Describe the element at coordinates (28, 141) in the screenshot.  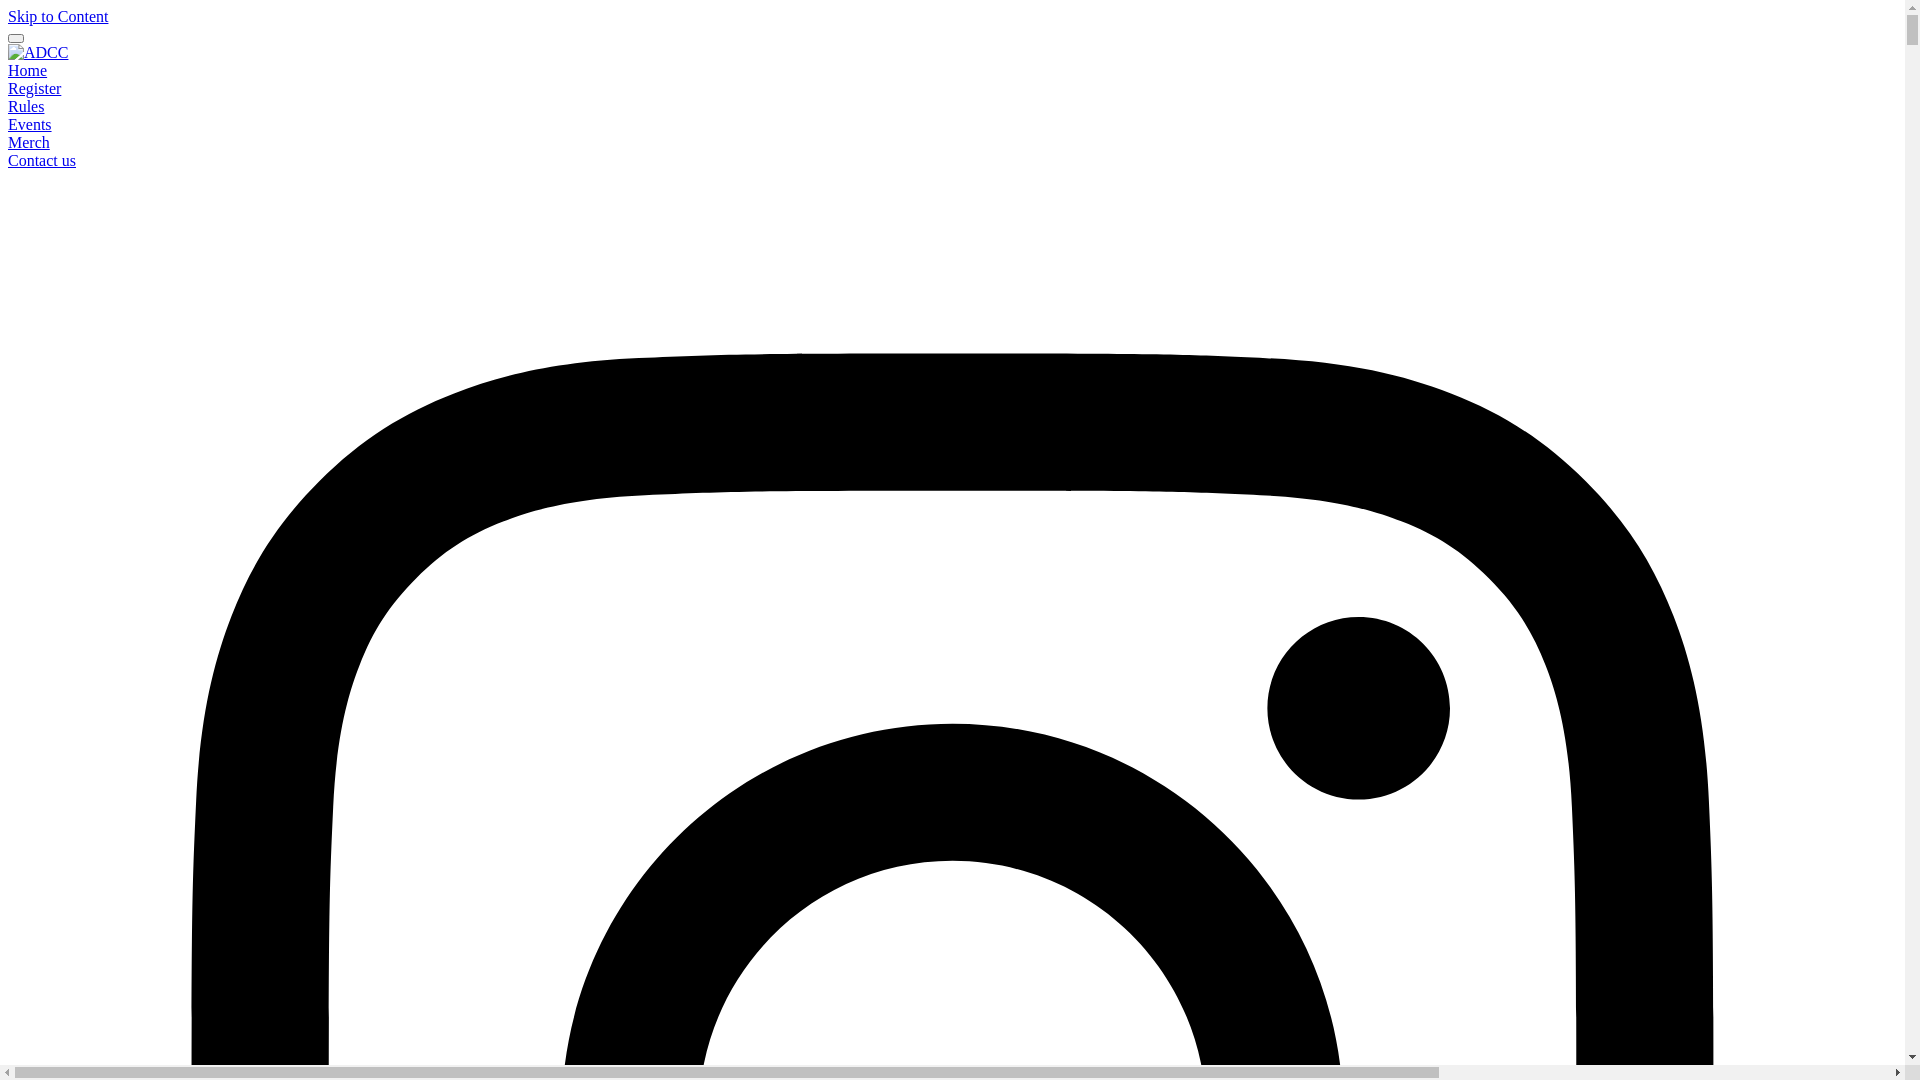
I see `'Merch'` at that location.